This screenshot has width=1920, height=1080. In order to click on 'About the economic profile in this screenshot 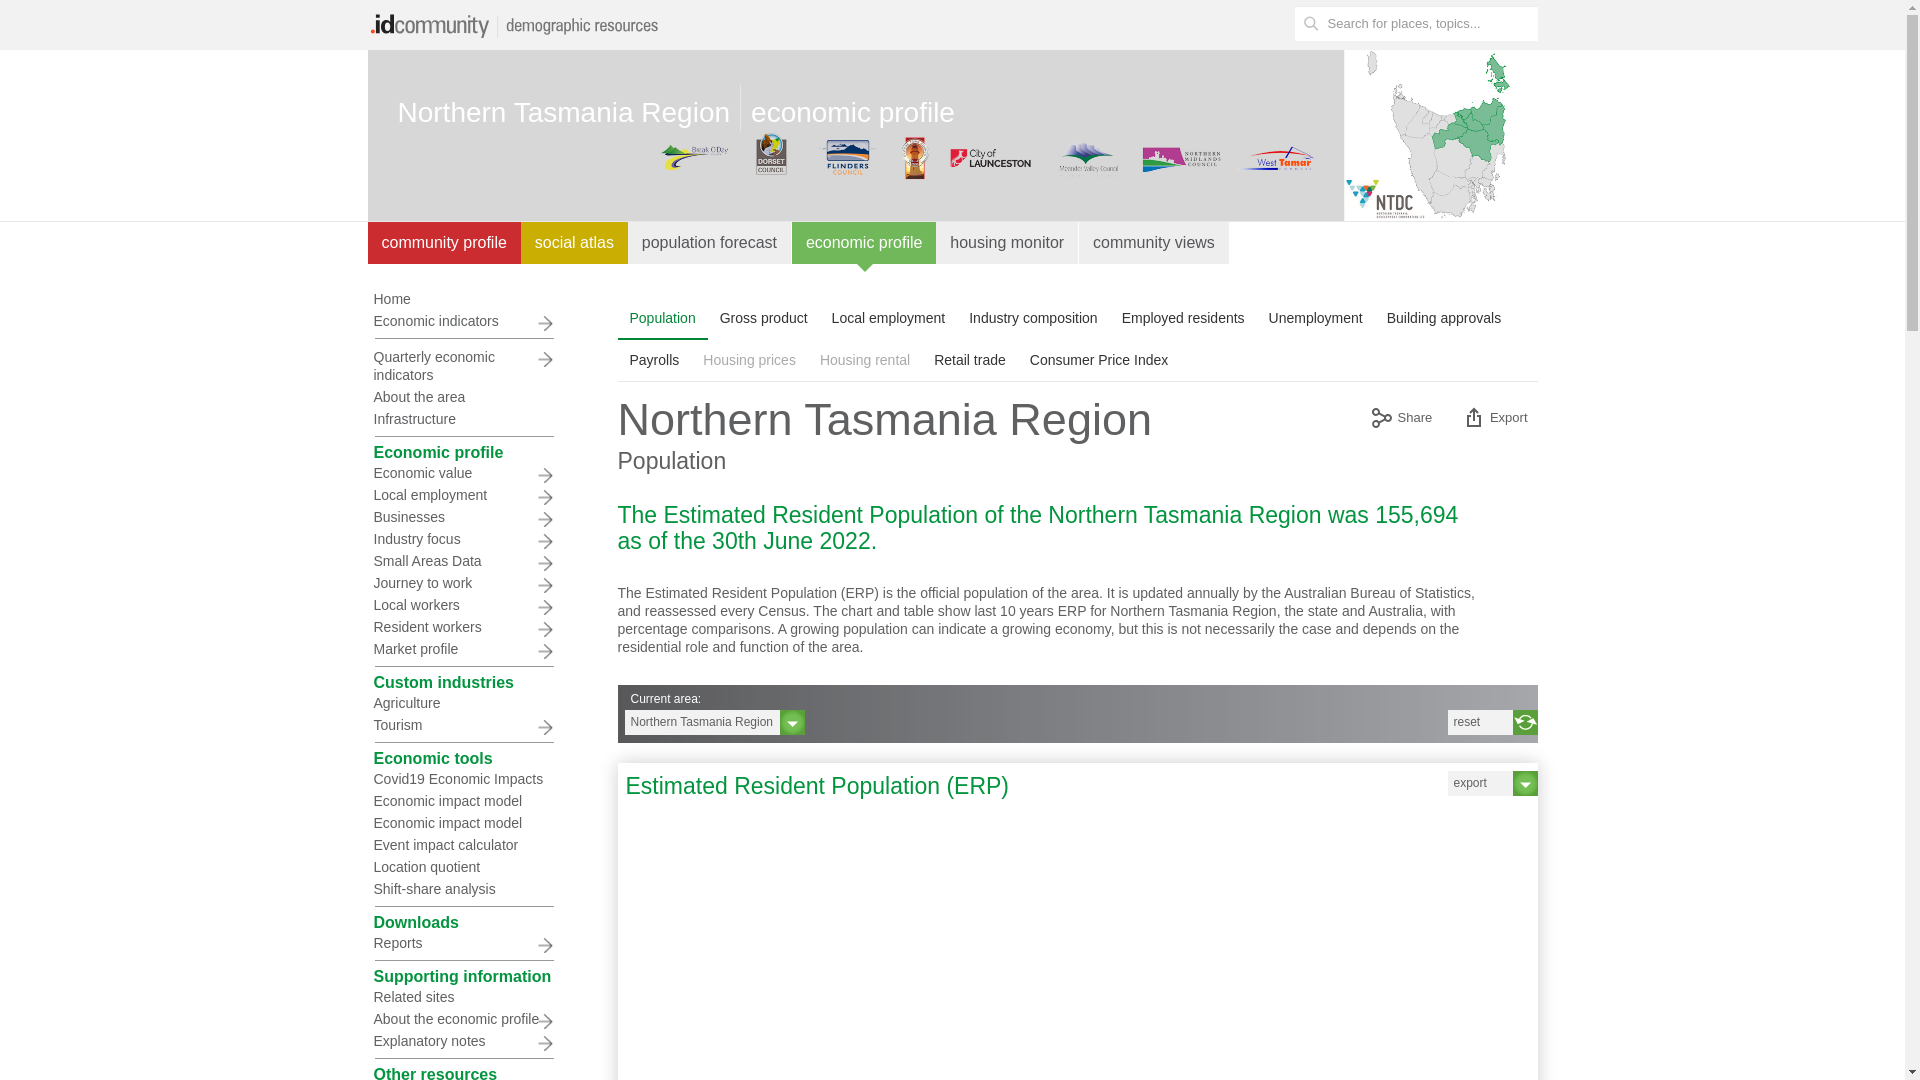, I will do `click(461, 1018)`.